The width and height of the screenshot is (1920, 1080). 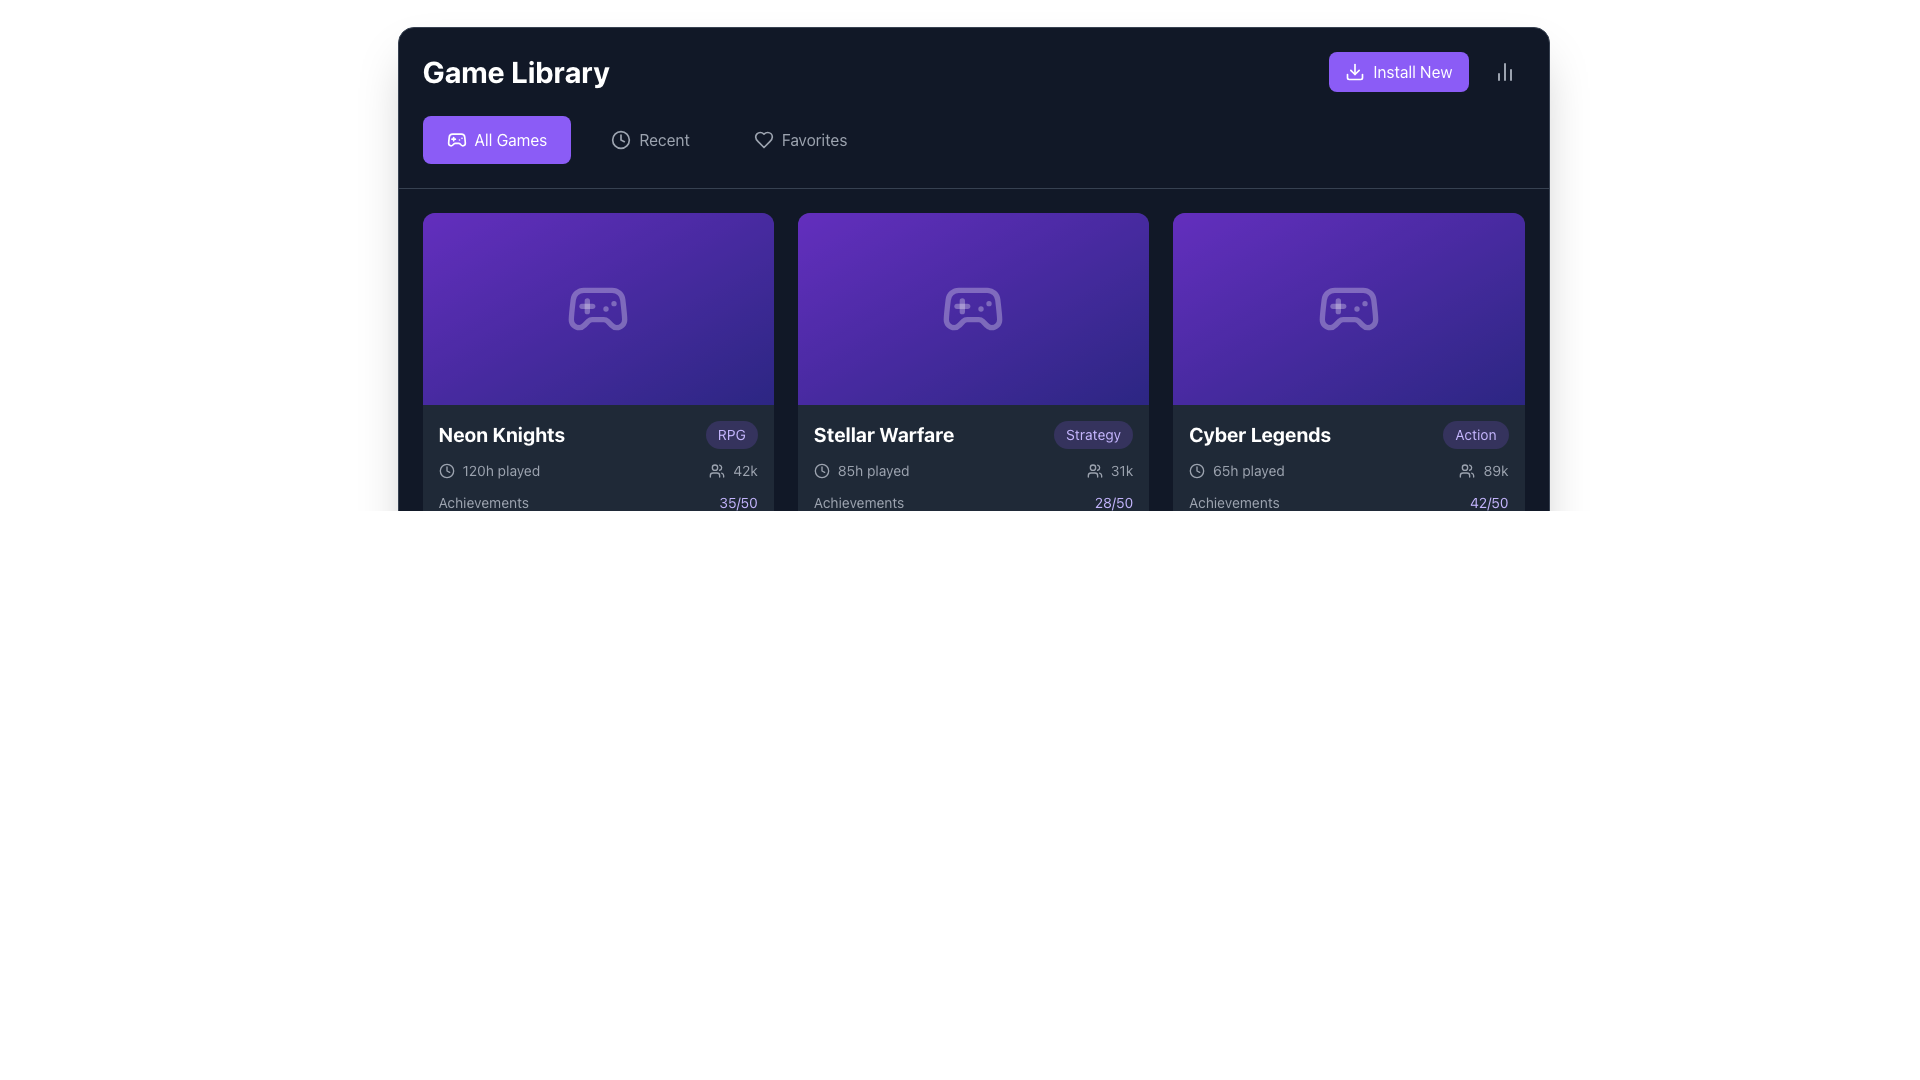 What do you see at coordinates (1504, 71) in the screenshot?
I see `the Icon Button resembling a vertical bar chart located at the top right corner of the interface, immediately to the right of the 'Install New' button, through keyboard navigation` at bounding box center [1504, 71].